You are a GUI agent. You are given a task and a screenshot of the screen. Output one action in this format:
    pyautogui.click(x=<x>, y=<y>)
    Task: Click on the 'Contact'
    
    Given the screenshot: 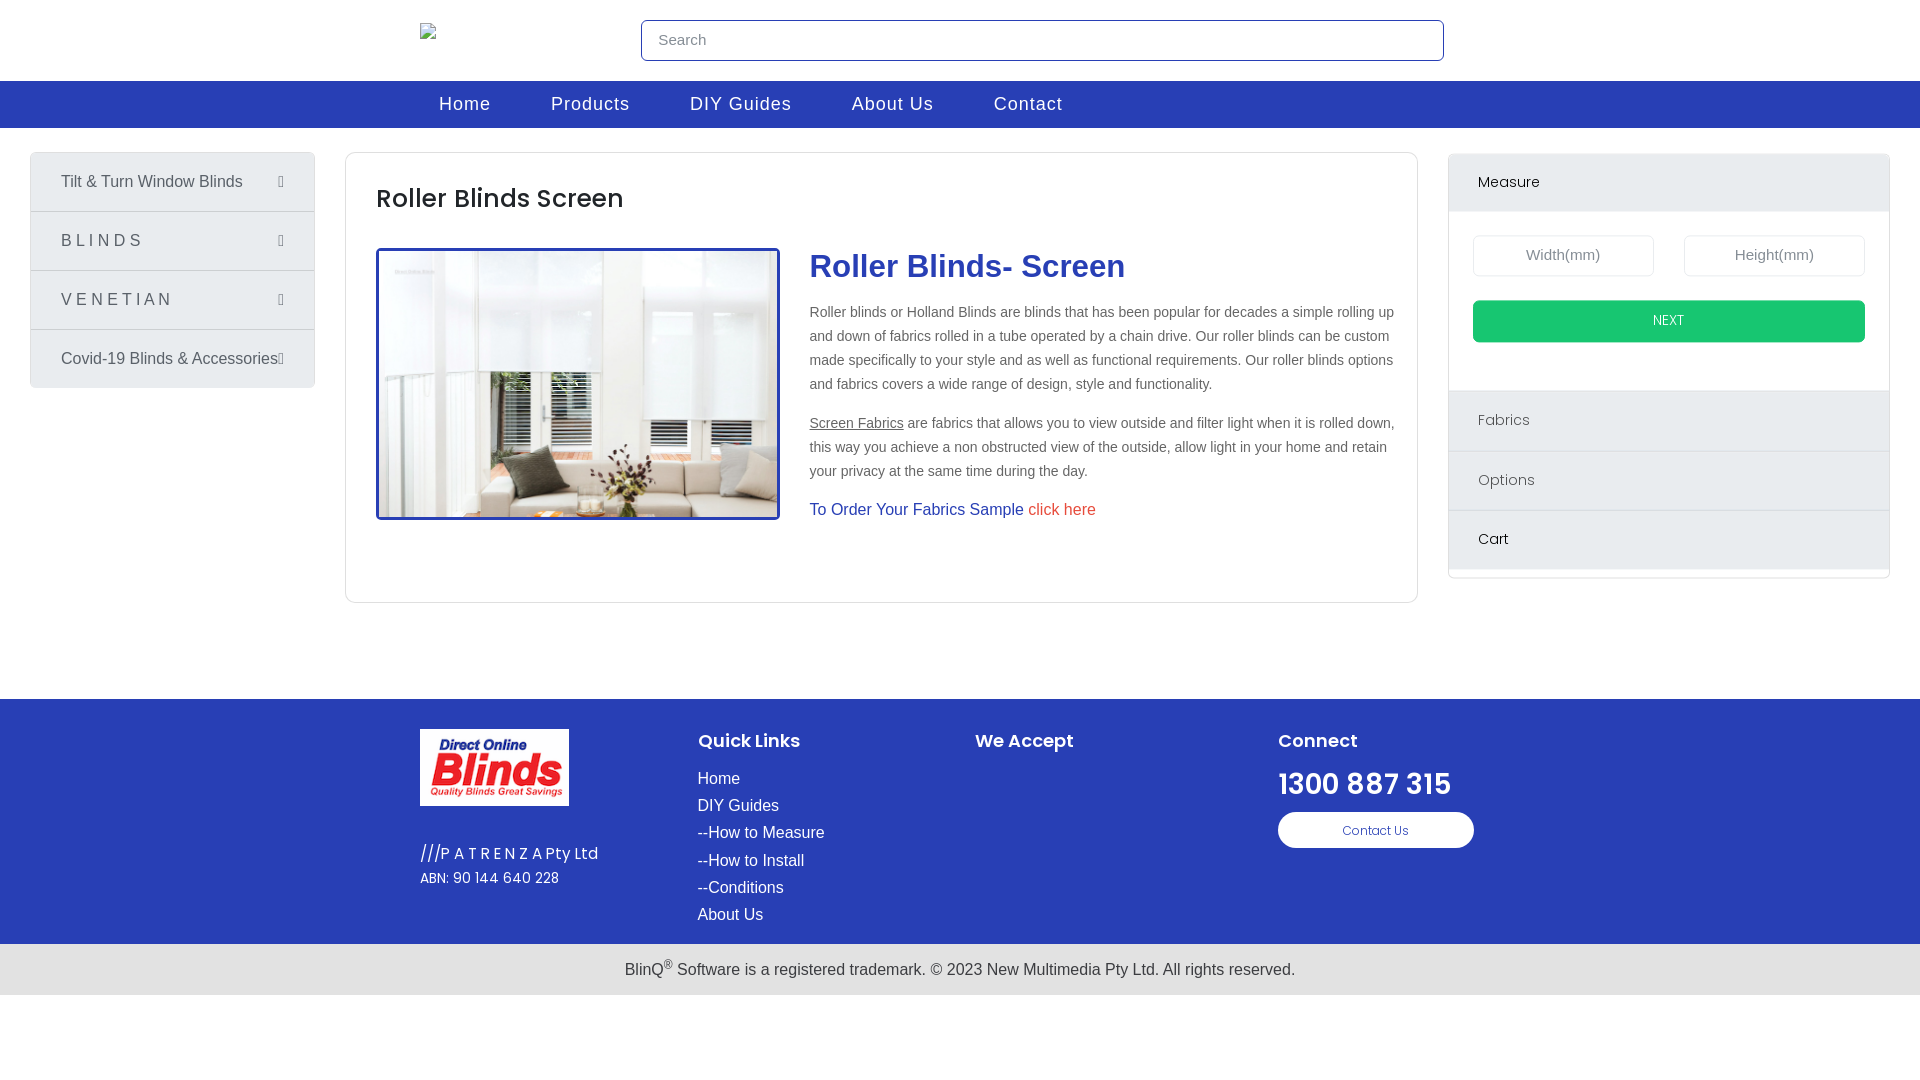 What is the action you would take?
    pyautogui.click(x=1028, y=104)
    